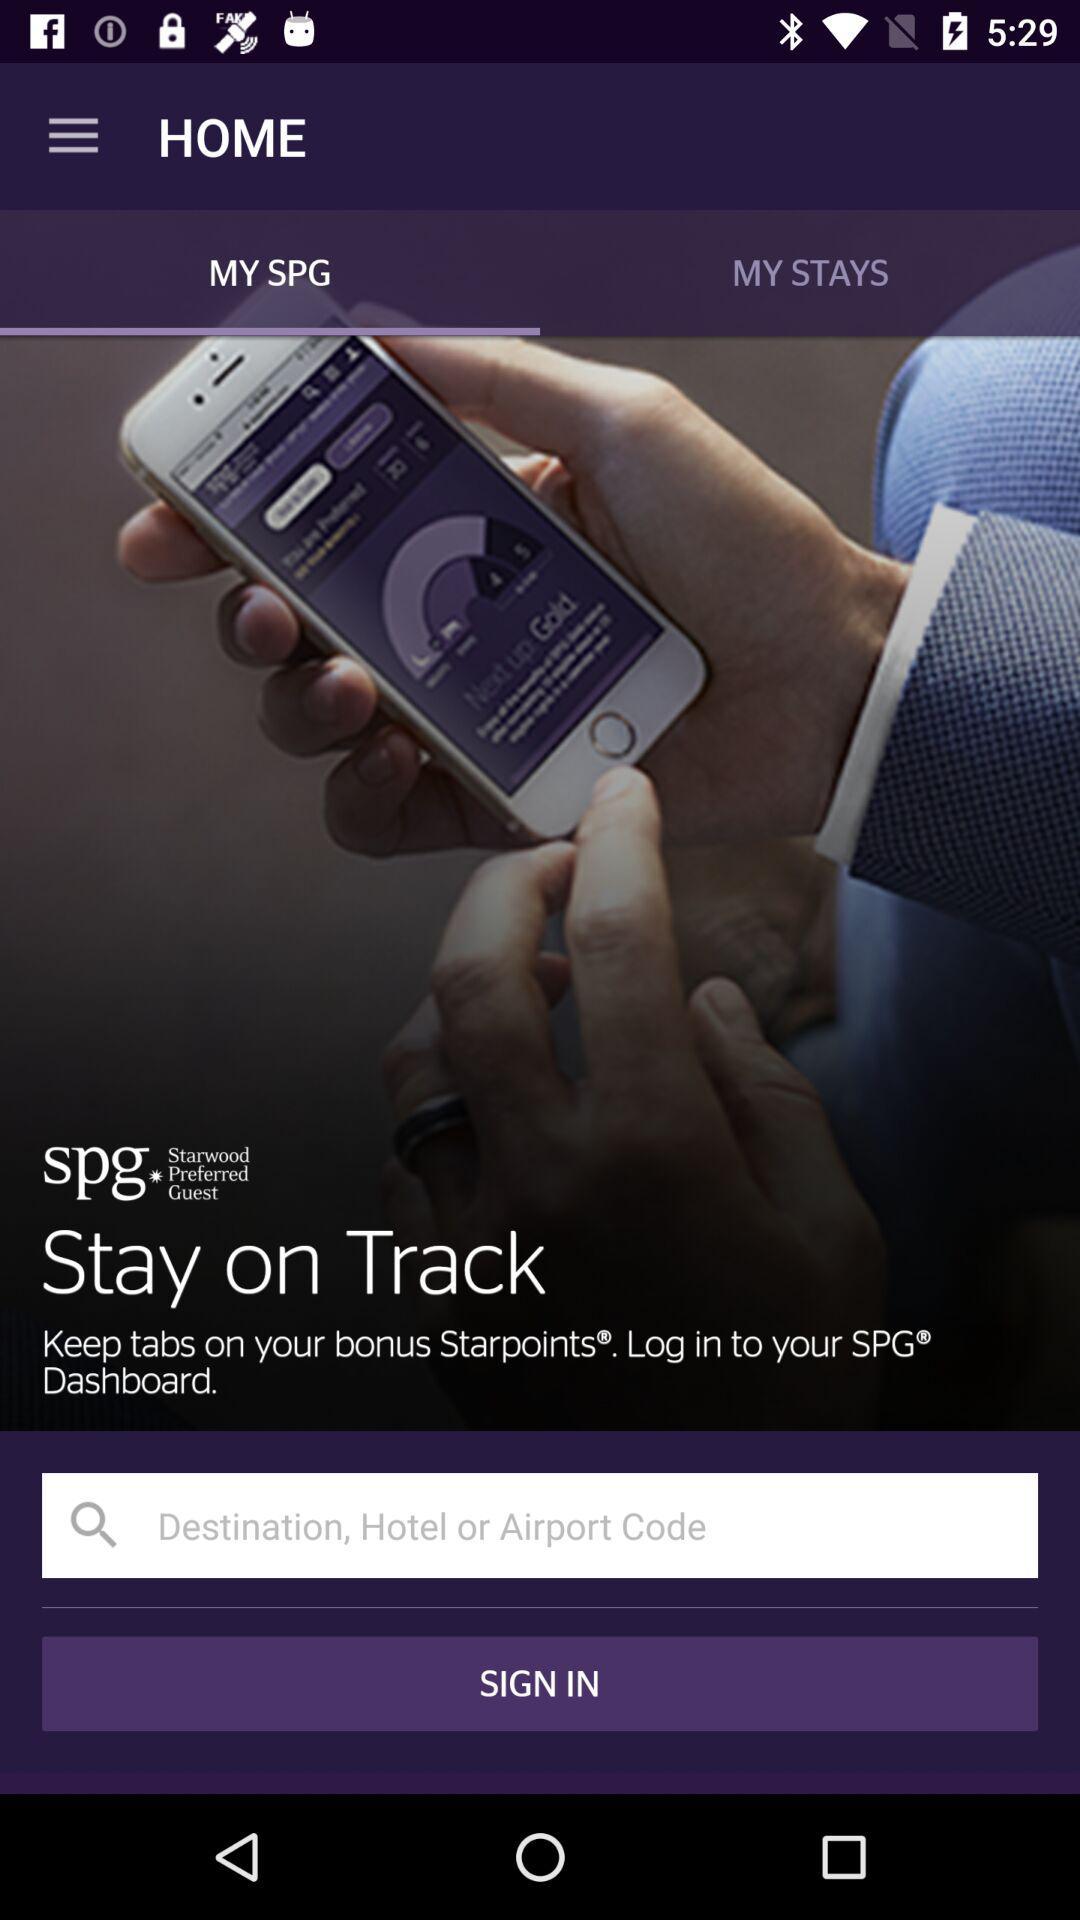  Describe the element at coordinates (540, 1524) in the screenshot. I see `input text` at that location.